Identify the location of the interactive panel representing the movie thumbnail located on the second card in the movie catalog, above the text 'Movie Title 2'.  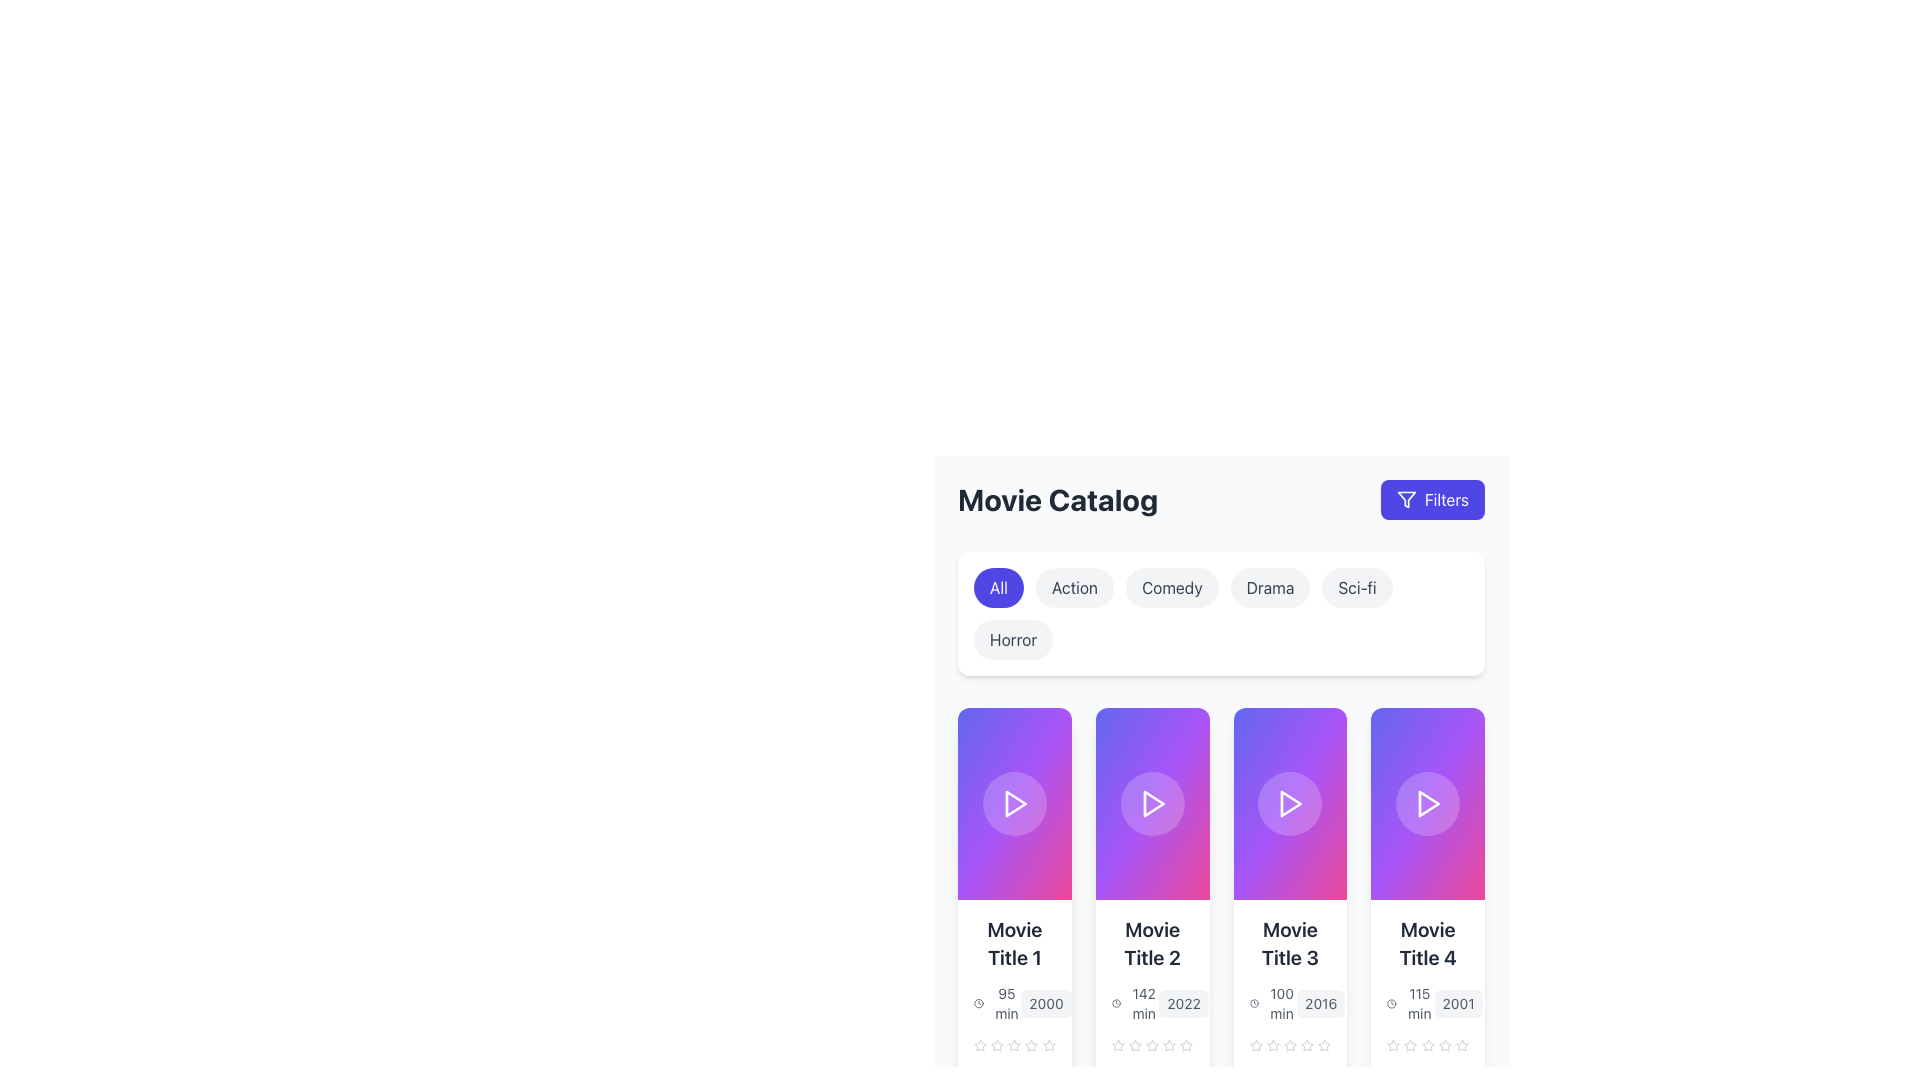
(1152, 802).